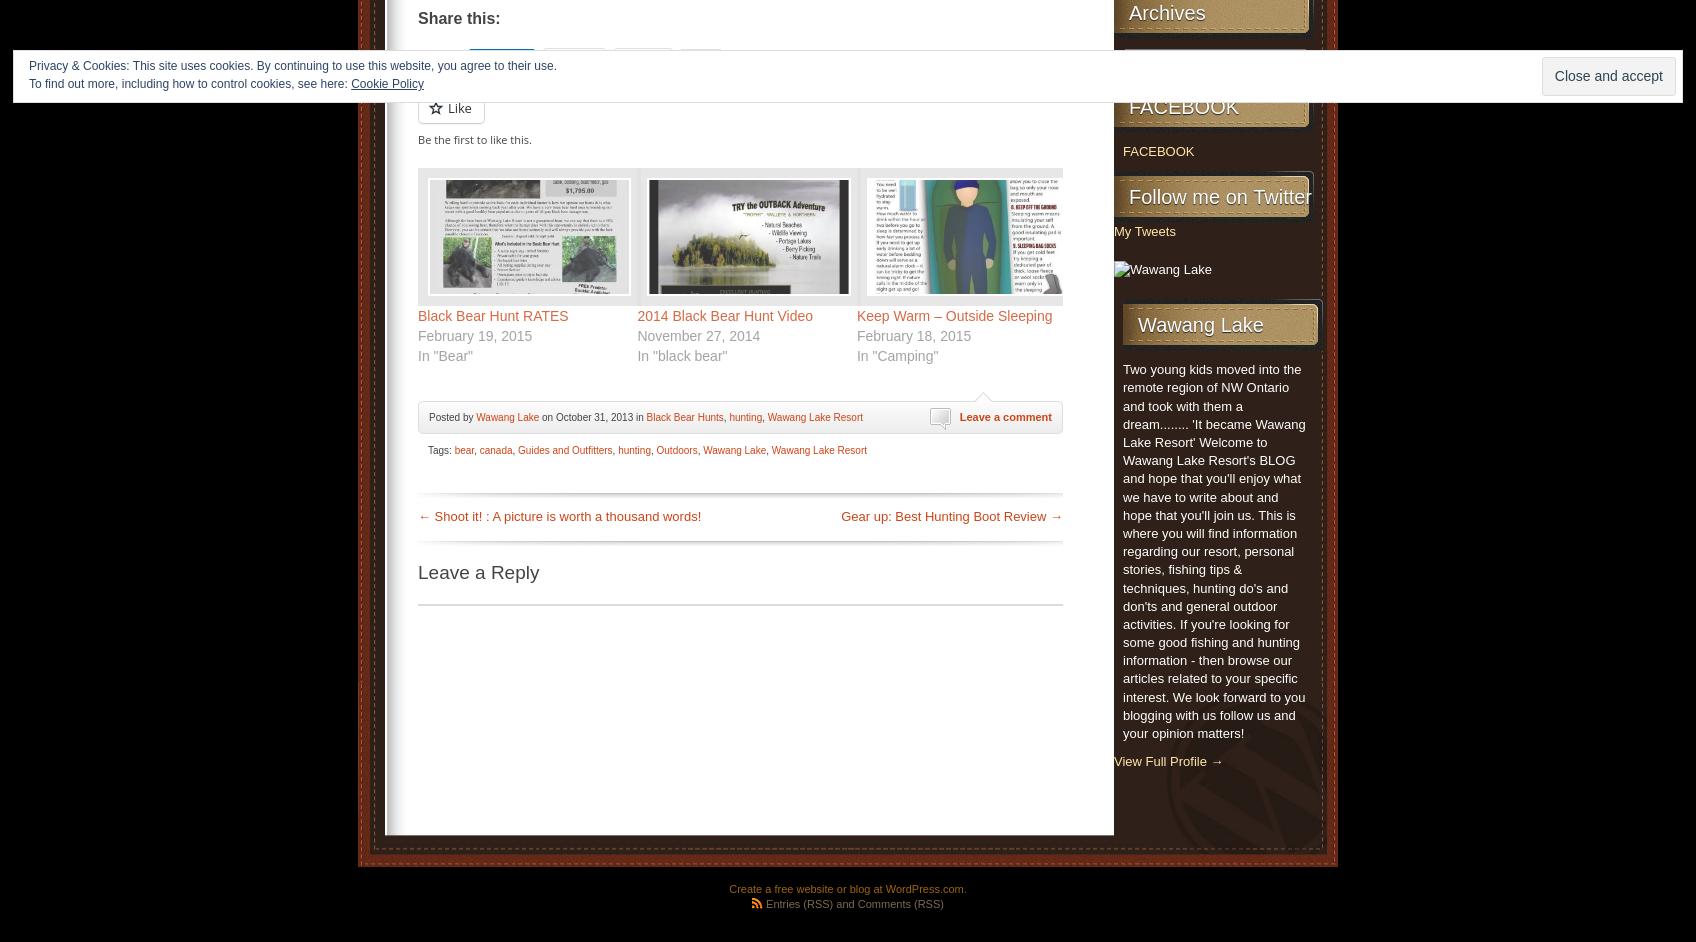  I want to click on 'Print', so click(651, 57).